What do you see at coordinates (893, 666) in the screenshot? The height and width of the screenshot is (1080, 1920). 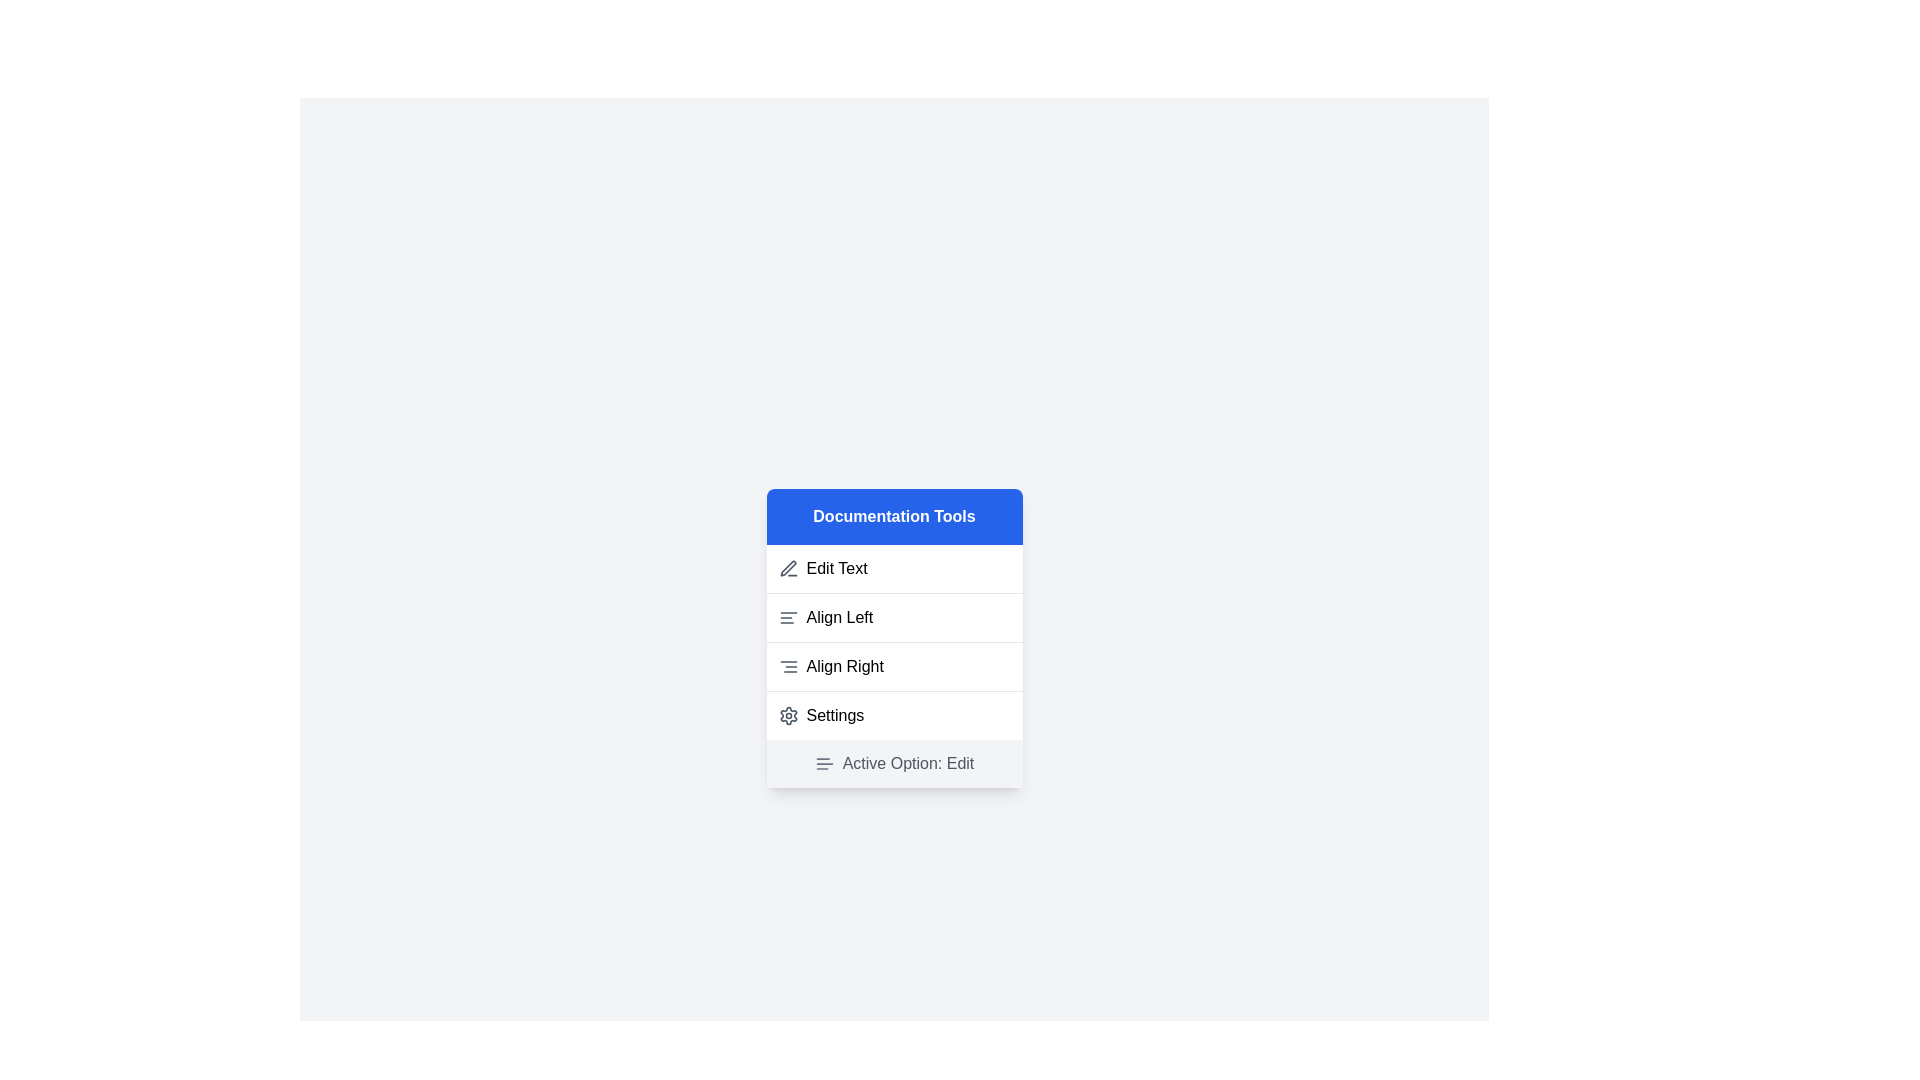 I see `the menu option Align Right to select it` at bounding box center [893, 666].